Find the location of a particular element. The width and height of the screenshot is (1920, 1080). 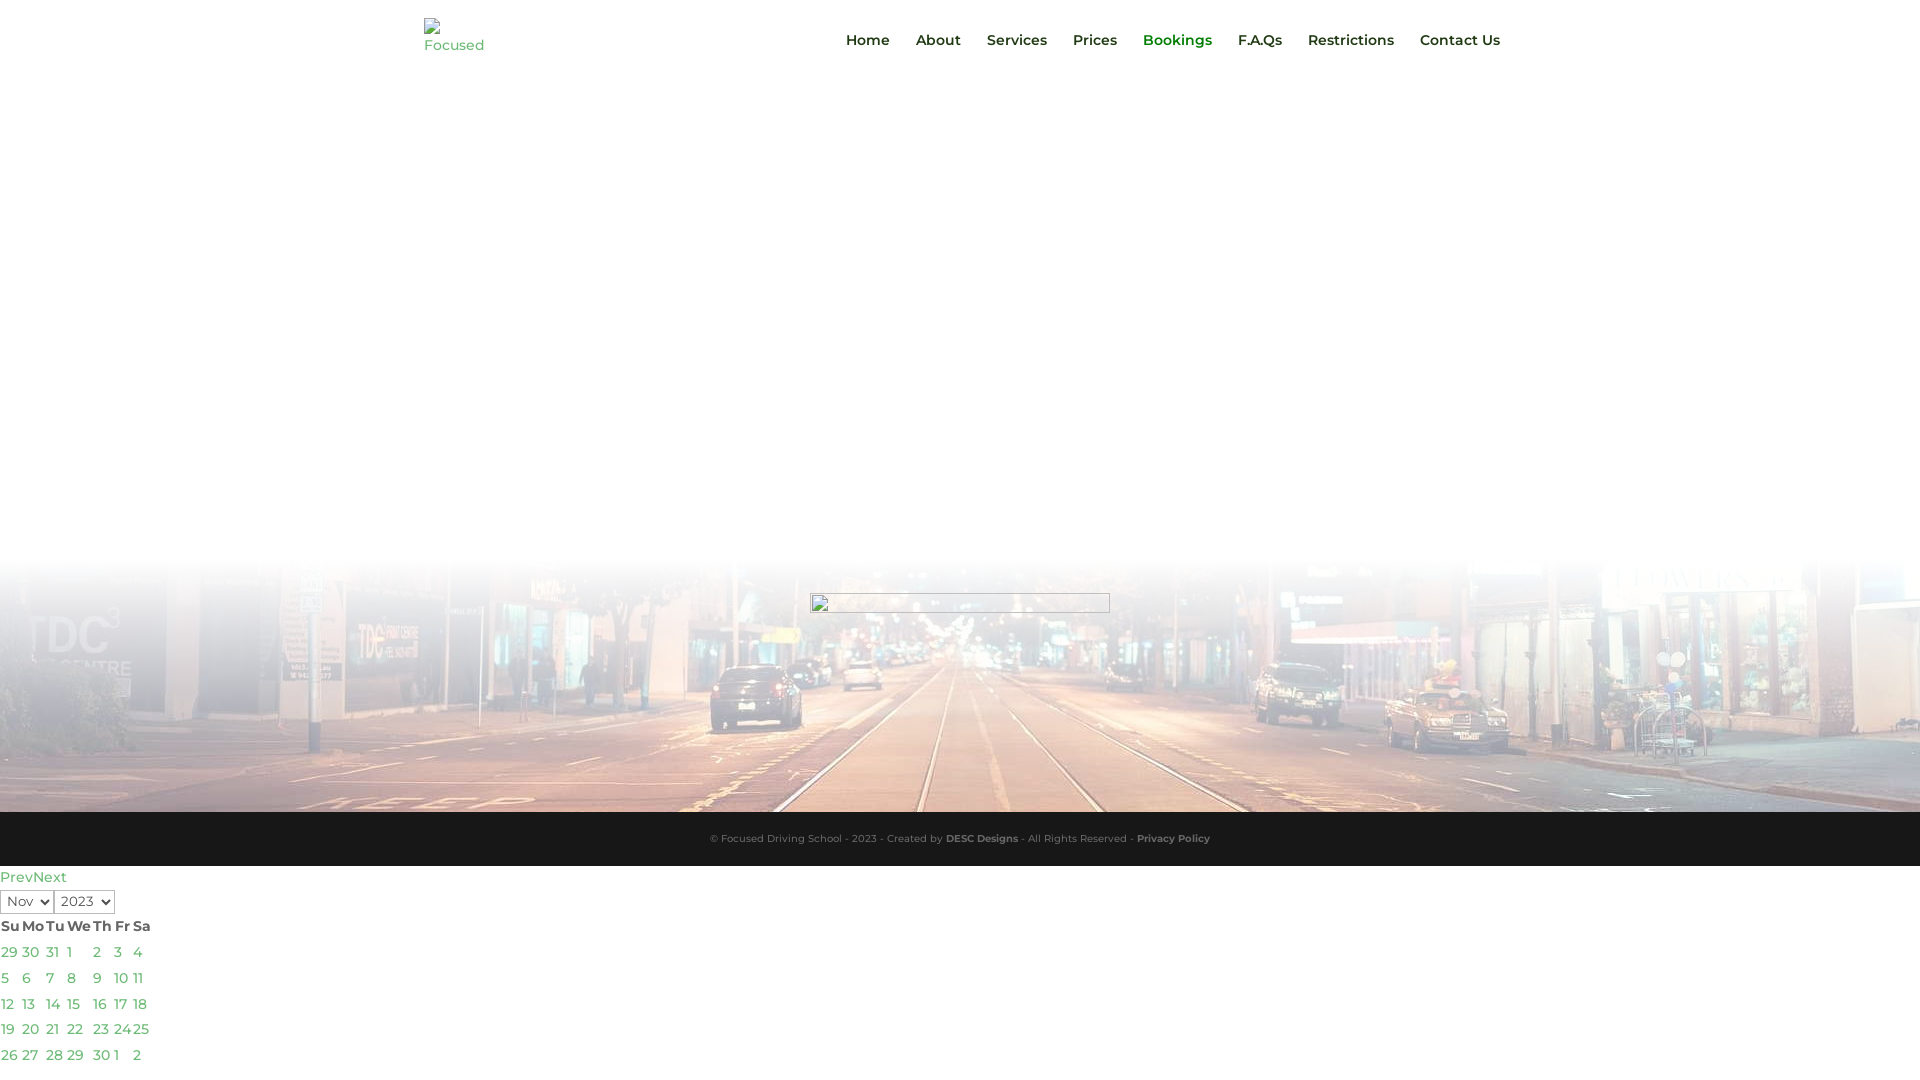

'Privacy Policy' is located at coordinates (1173, 838).